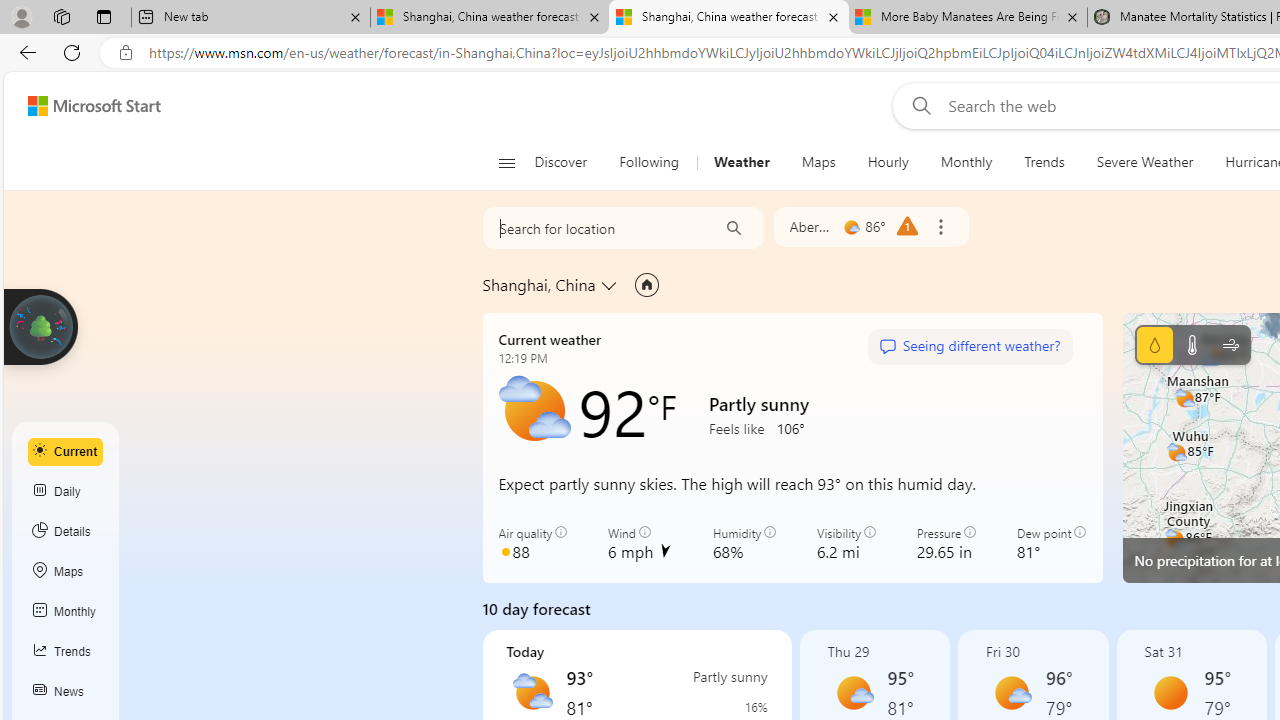 The image size is (1280, 720). What do you see at coordinates (646, 284) in the screenshot?
I see `'Set as primary location'` at bounding box center [646, 284].